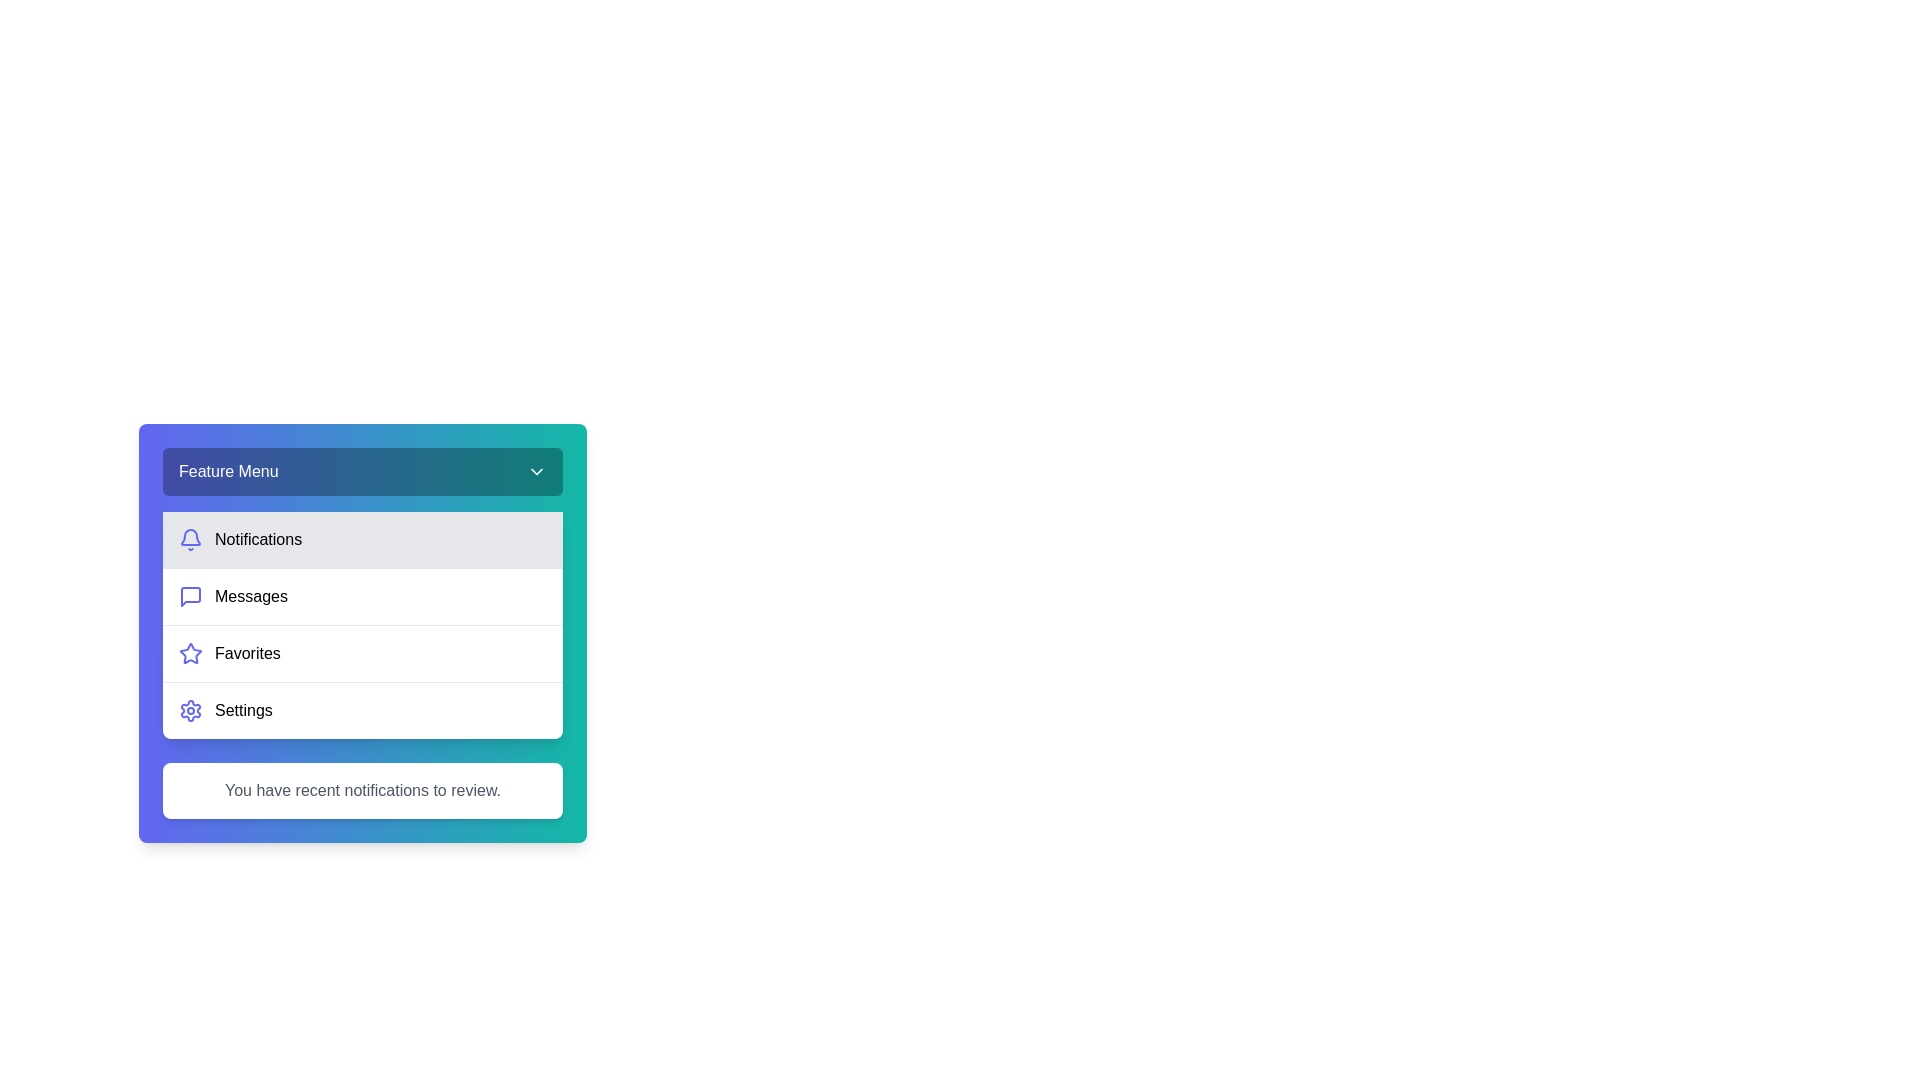 The width and height of the screenshot is (1920, 1080). Describe the element at coordinates (363, 595) in the screenshot. I see `the navigation button` at that location.